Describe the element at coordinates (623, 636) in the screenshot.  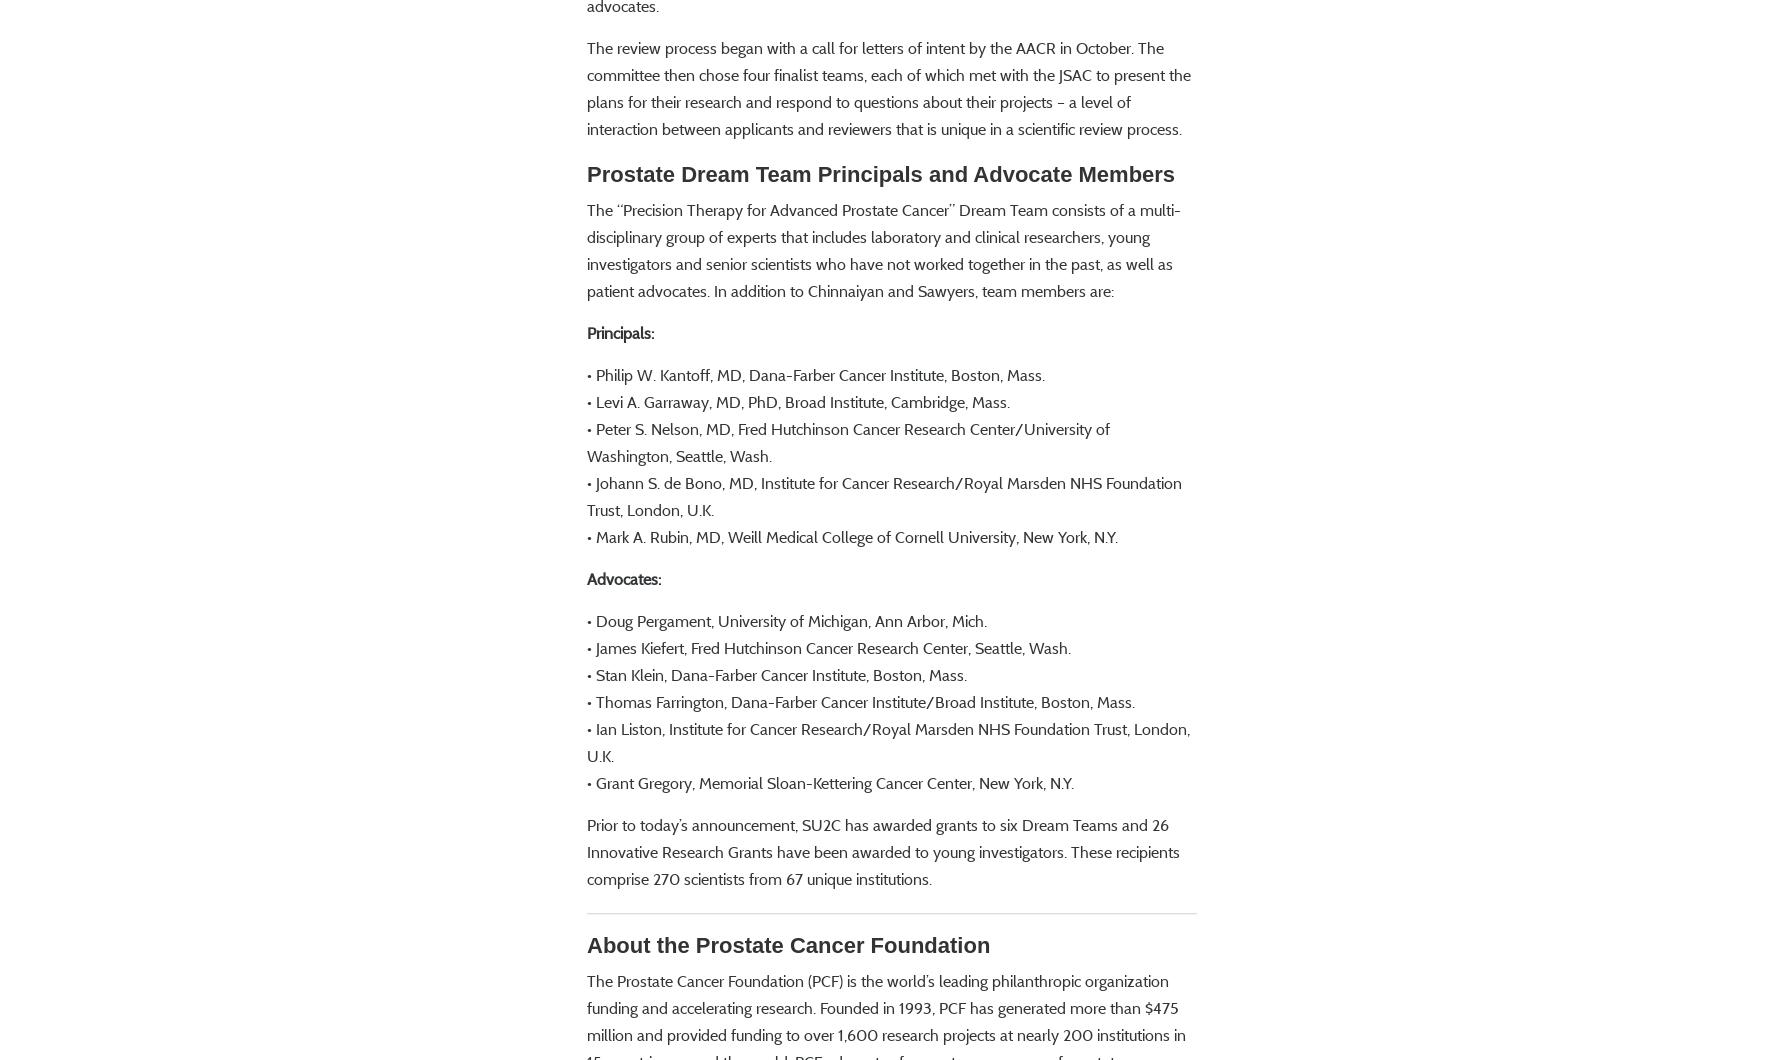
I see `'Advocates:'` at that location.